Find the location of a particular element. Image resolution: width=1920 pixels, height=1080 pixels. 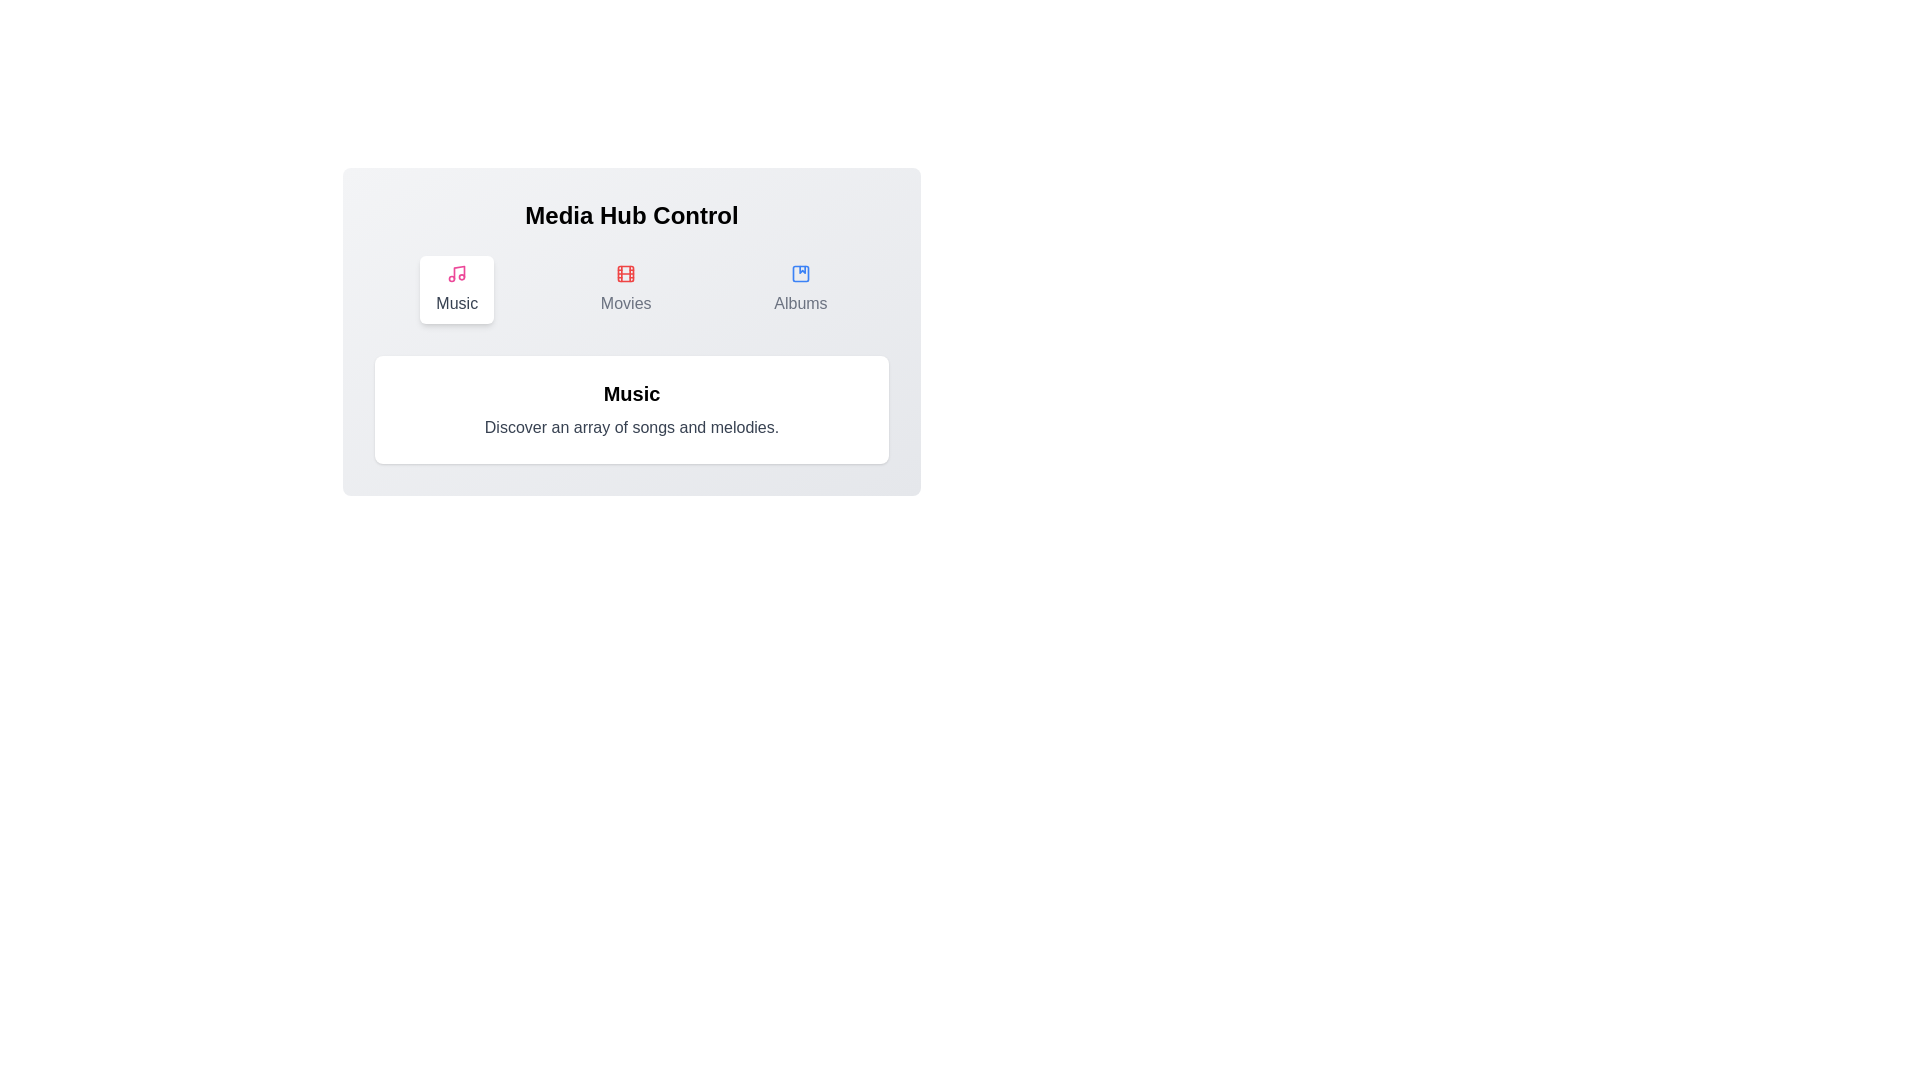

the media category Music by clicking its respective button is located at coordinates (456, 289).